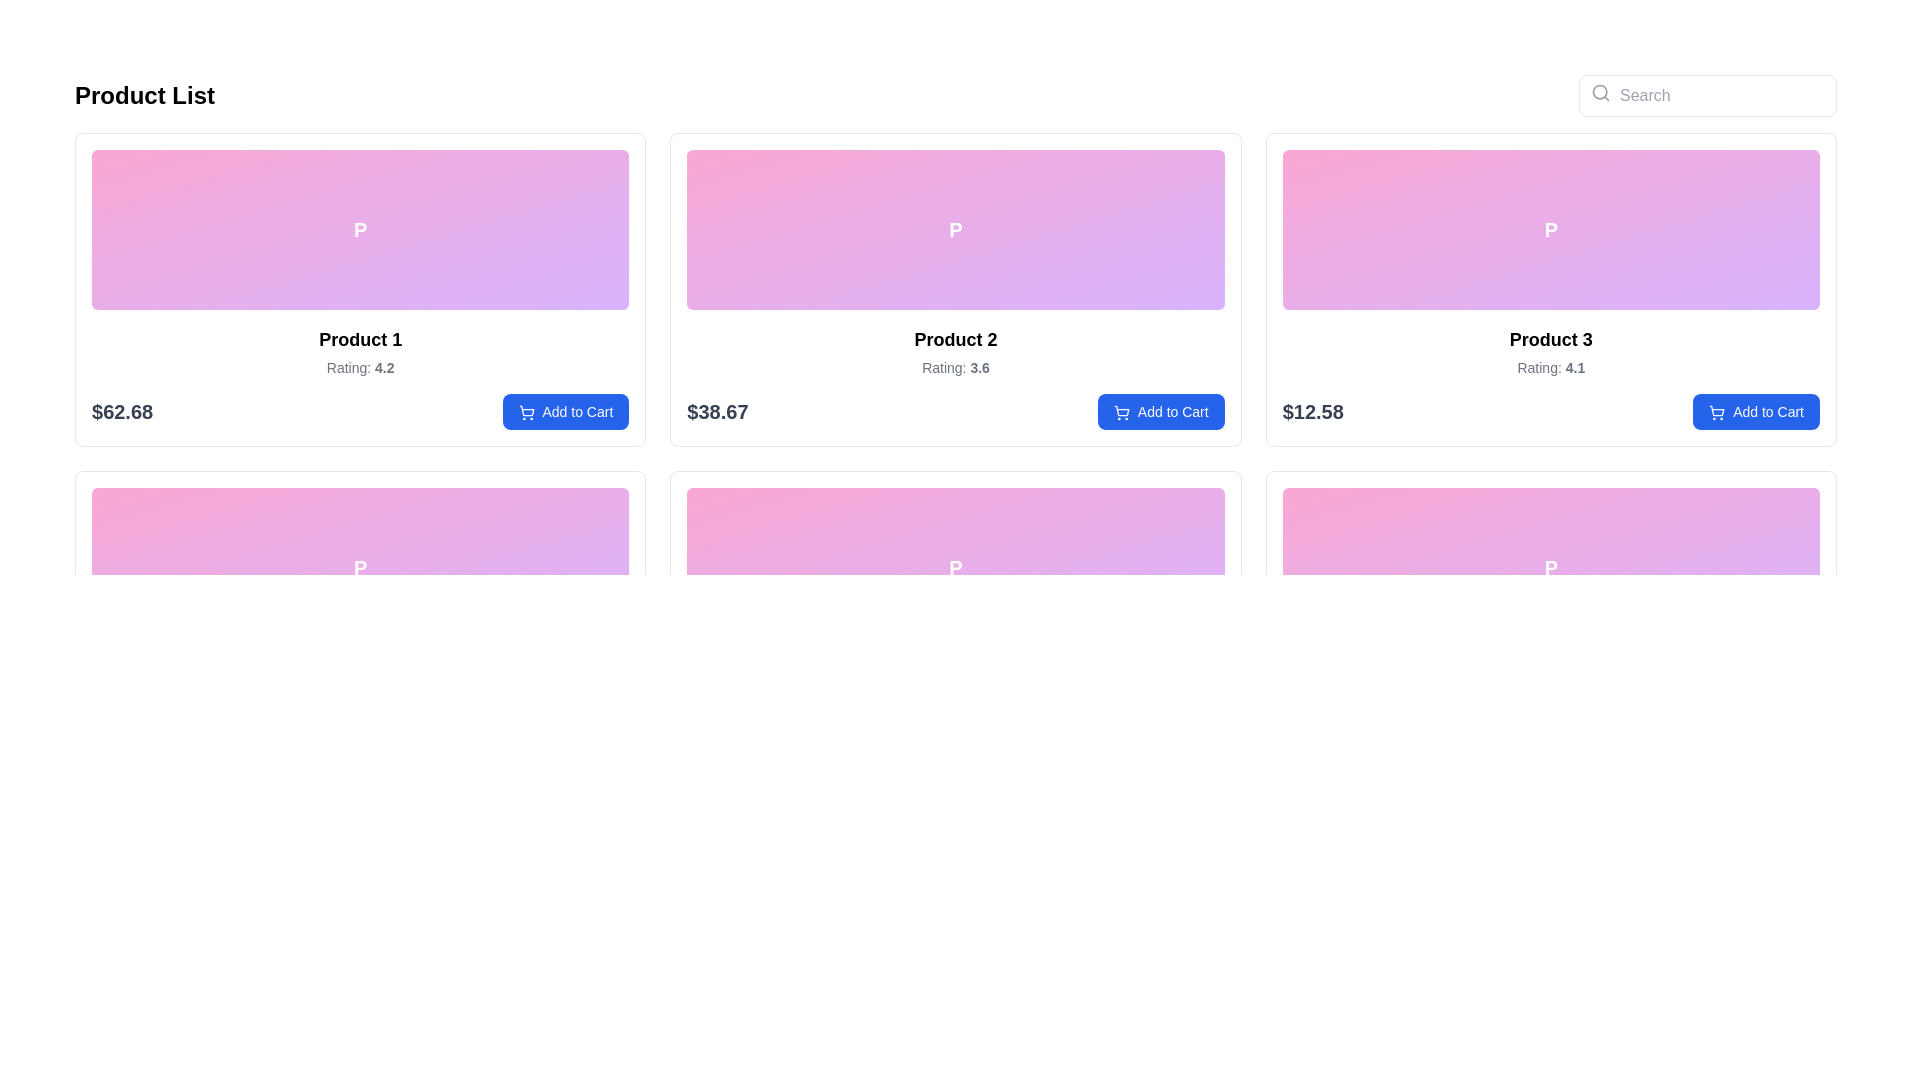 The image size is (1920, 1080). What do you see at coordinates (954, 338) in the screenshot?
I see `the static text label displaying 'Product 2', which is centered below the gradient image and above the rating text 'Rating: 3.6'` at bounding box center [954, 338].